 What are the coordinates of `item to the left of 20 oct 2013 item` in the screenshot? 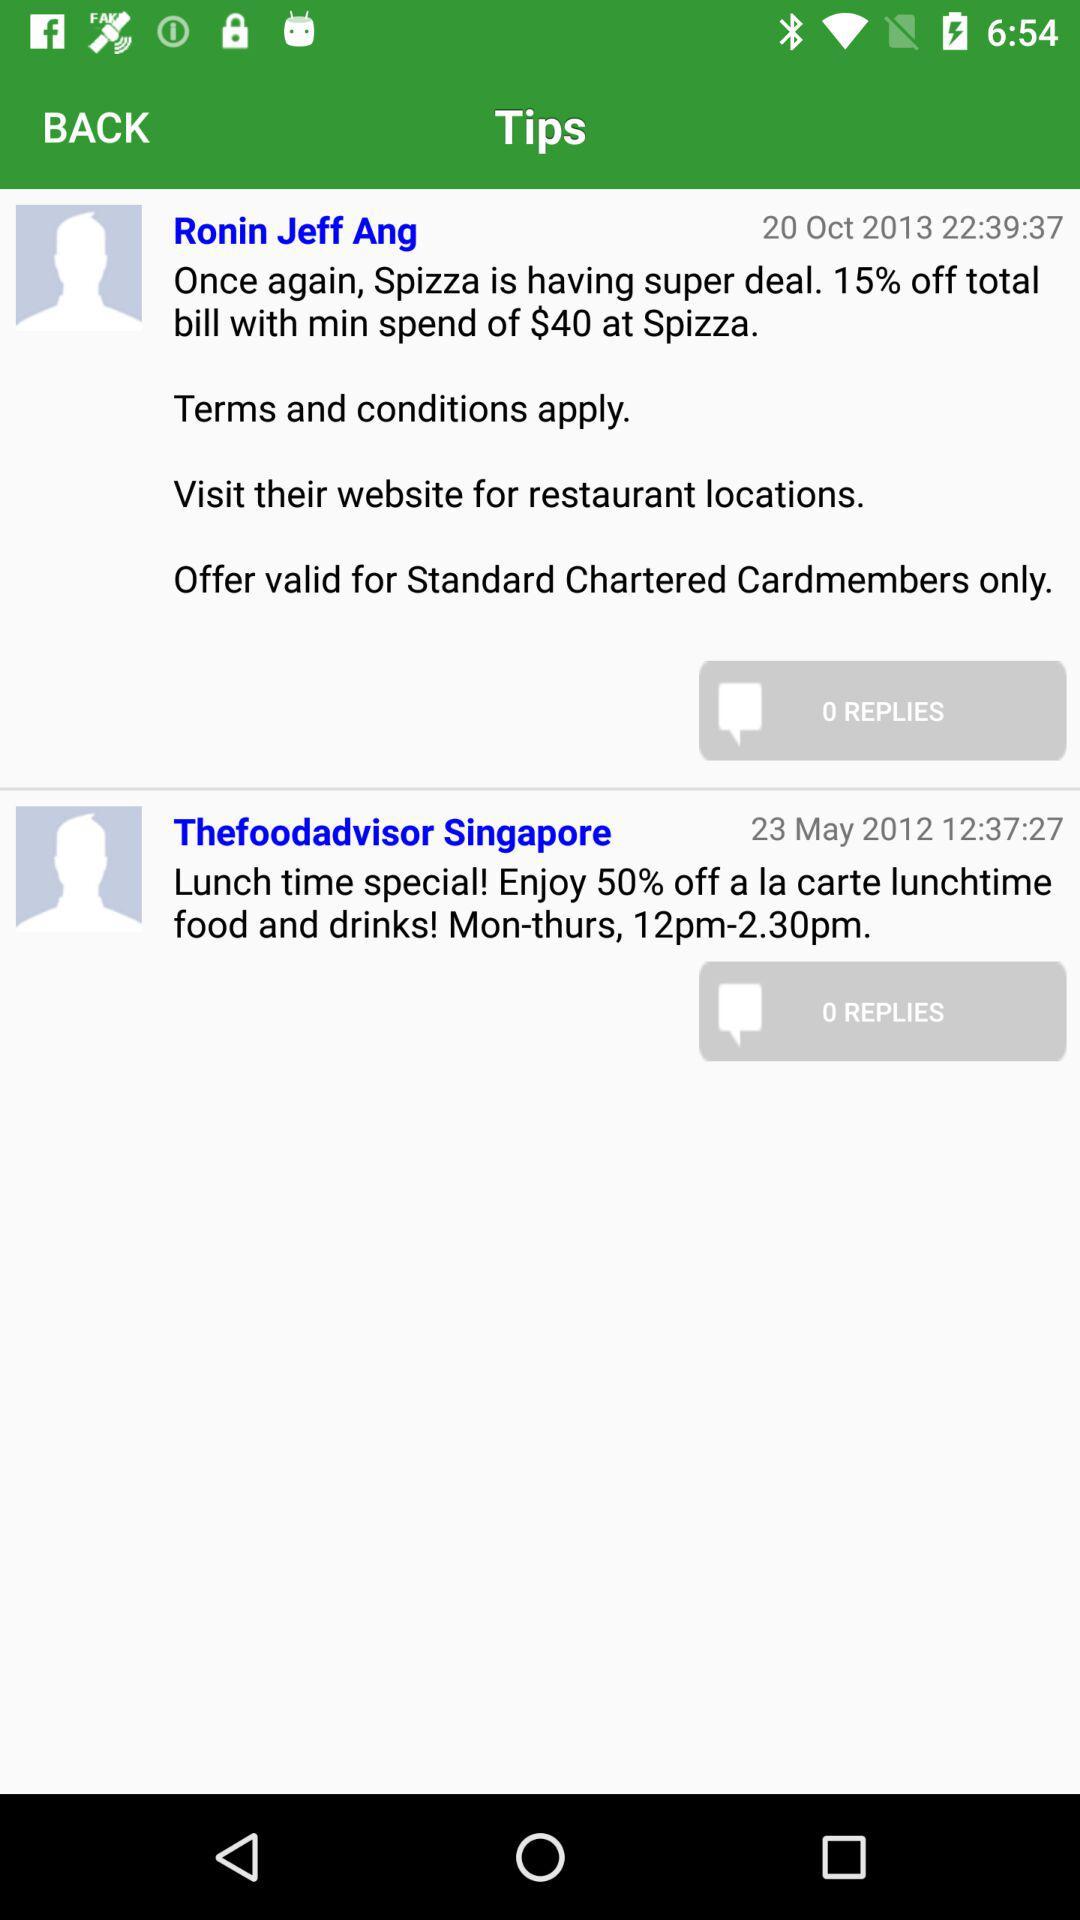 It's located at (295, 221).